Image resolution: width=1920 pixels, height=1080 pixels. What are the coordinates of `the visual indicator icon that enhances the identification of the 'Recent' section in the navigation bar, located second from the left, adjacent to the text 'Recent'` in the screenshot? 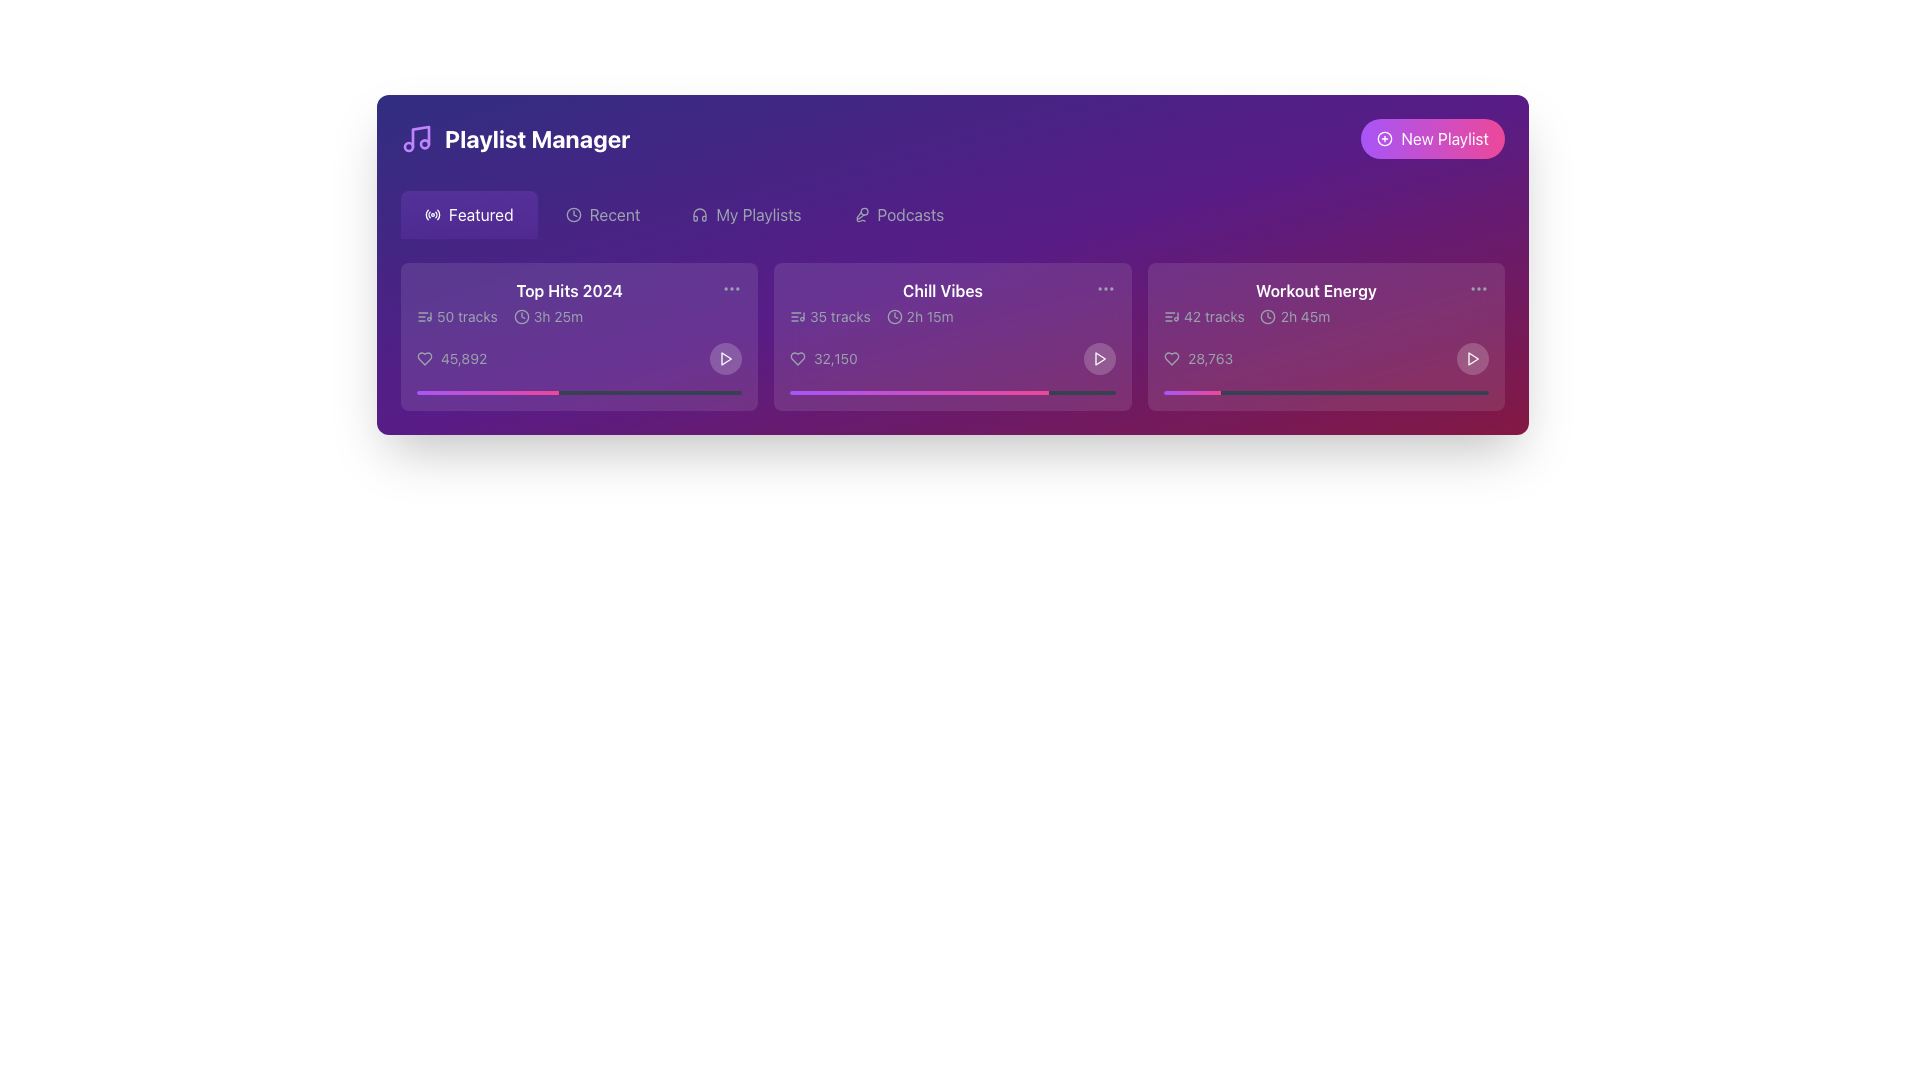 It's located at (572, 215).